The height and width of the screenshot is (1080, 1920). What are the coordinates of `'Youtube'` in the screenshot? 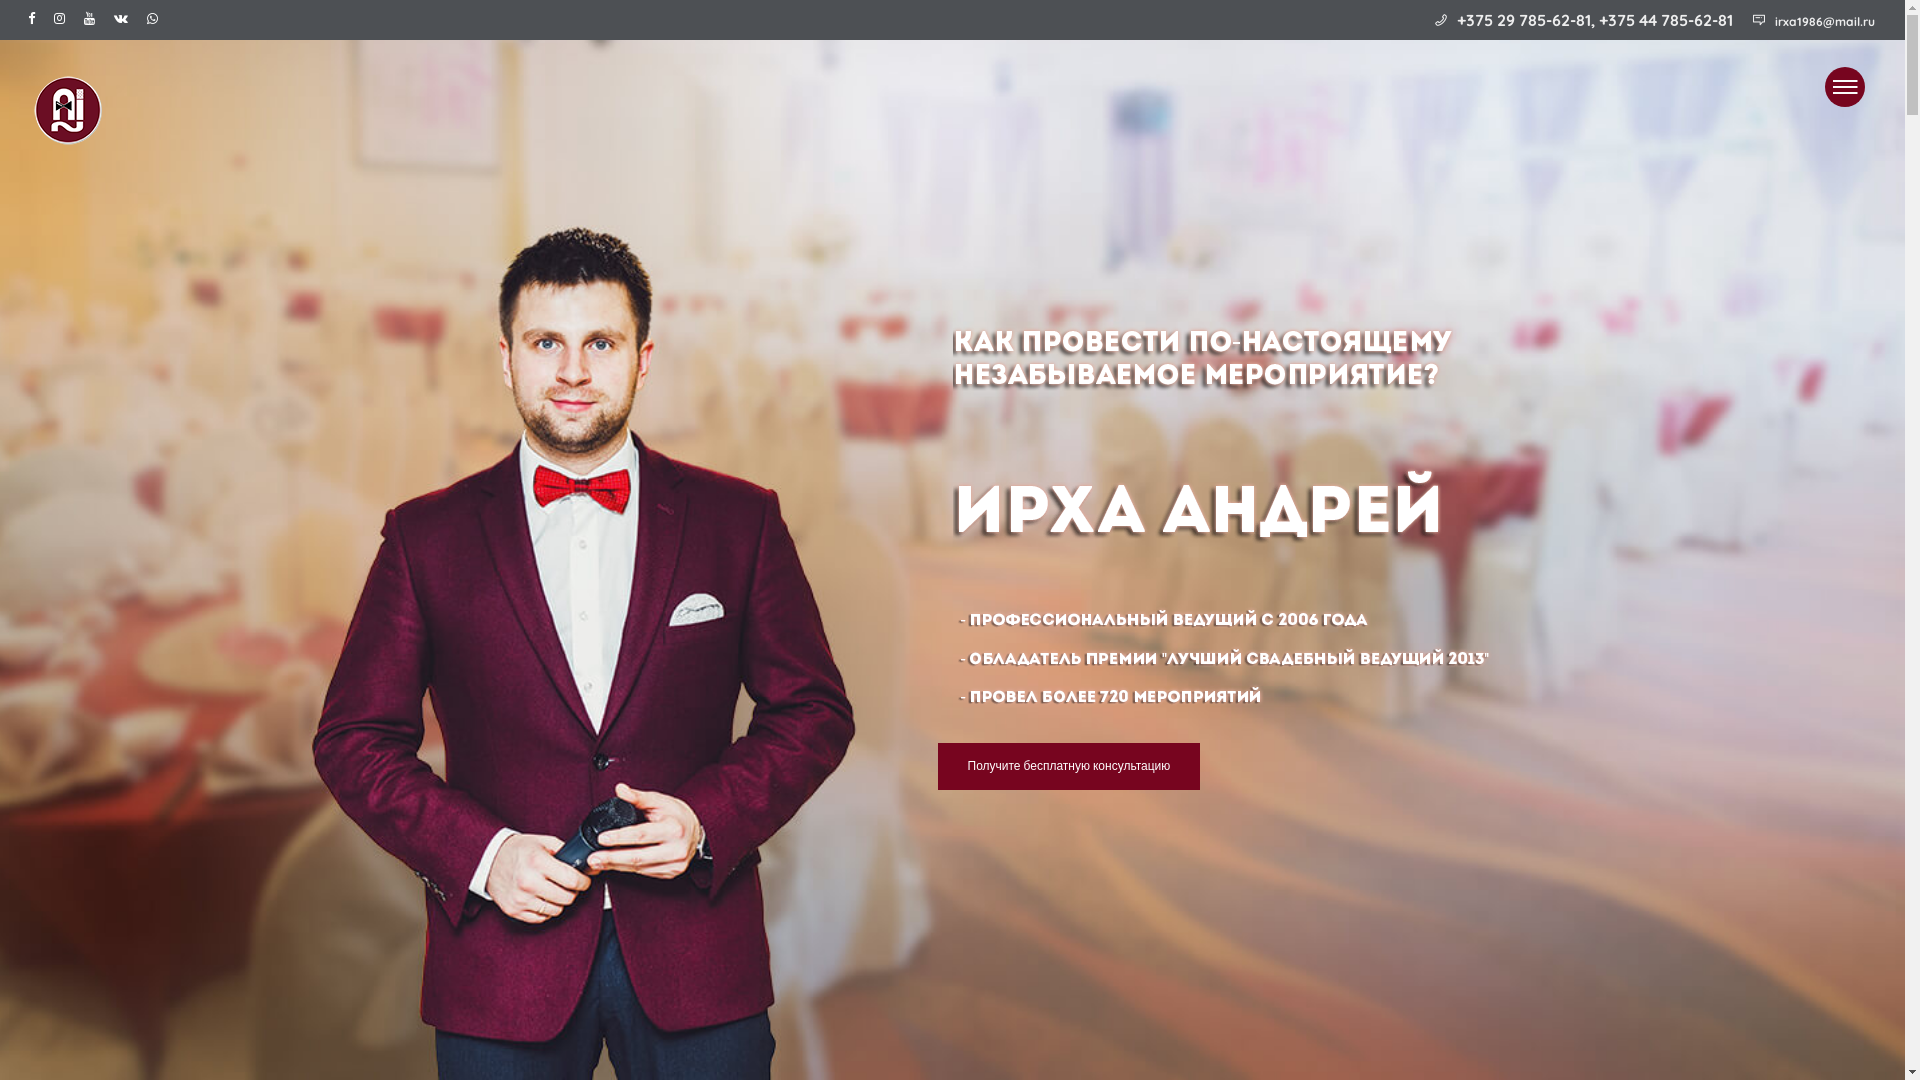 It's located at (93, 17).